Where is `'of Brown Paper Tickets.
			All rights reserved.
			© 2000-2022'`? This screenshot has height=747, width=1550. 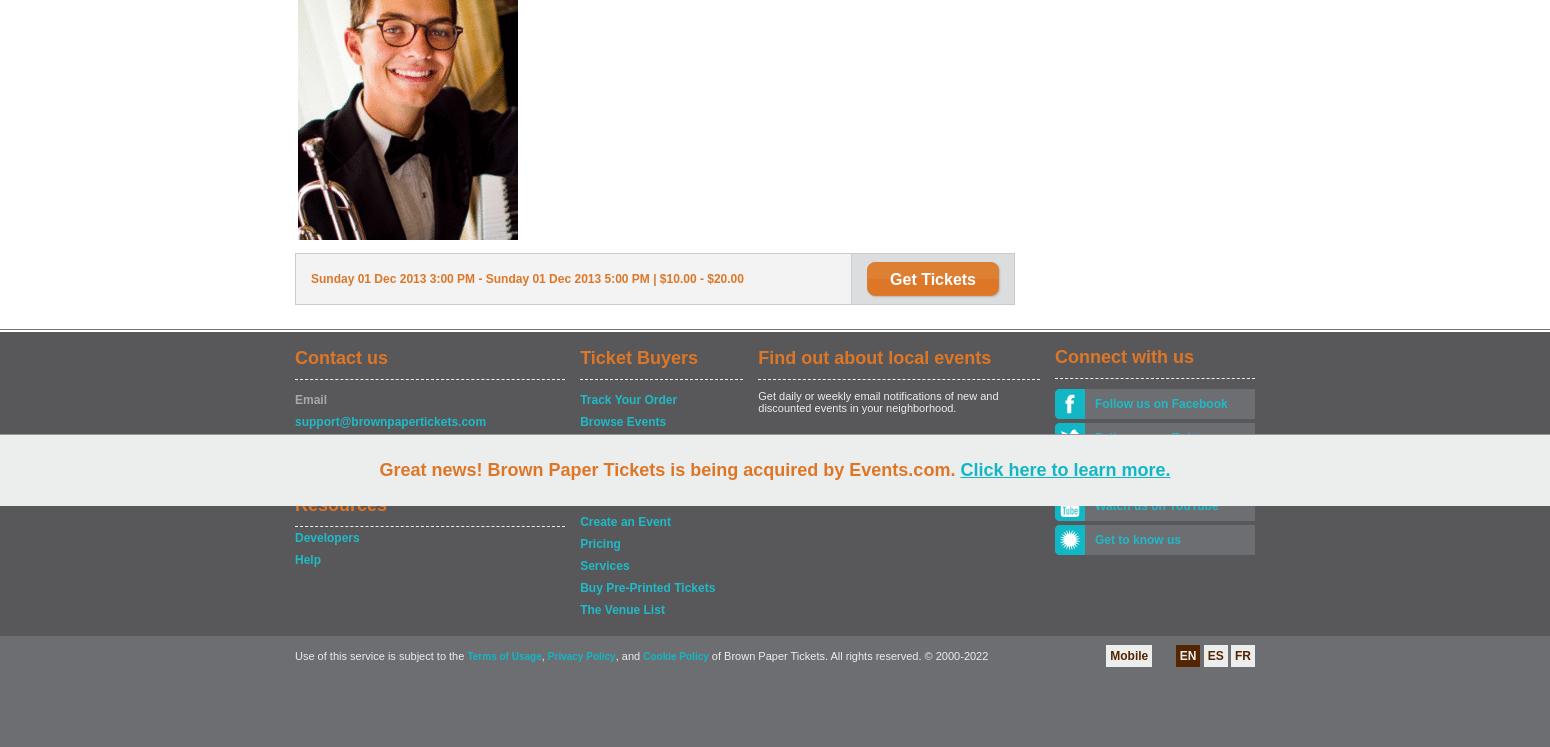 'of Brown Paper Tickets.
			All rights reserved.
			© 2000-2022' is located at coordinates (847, 655).